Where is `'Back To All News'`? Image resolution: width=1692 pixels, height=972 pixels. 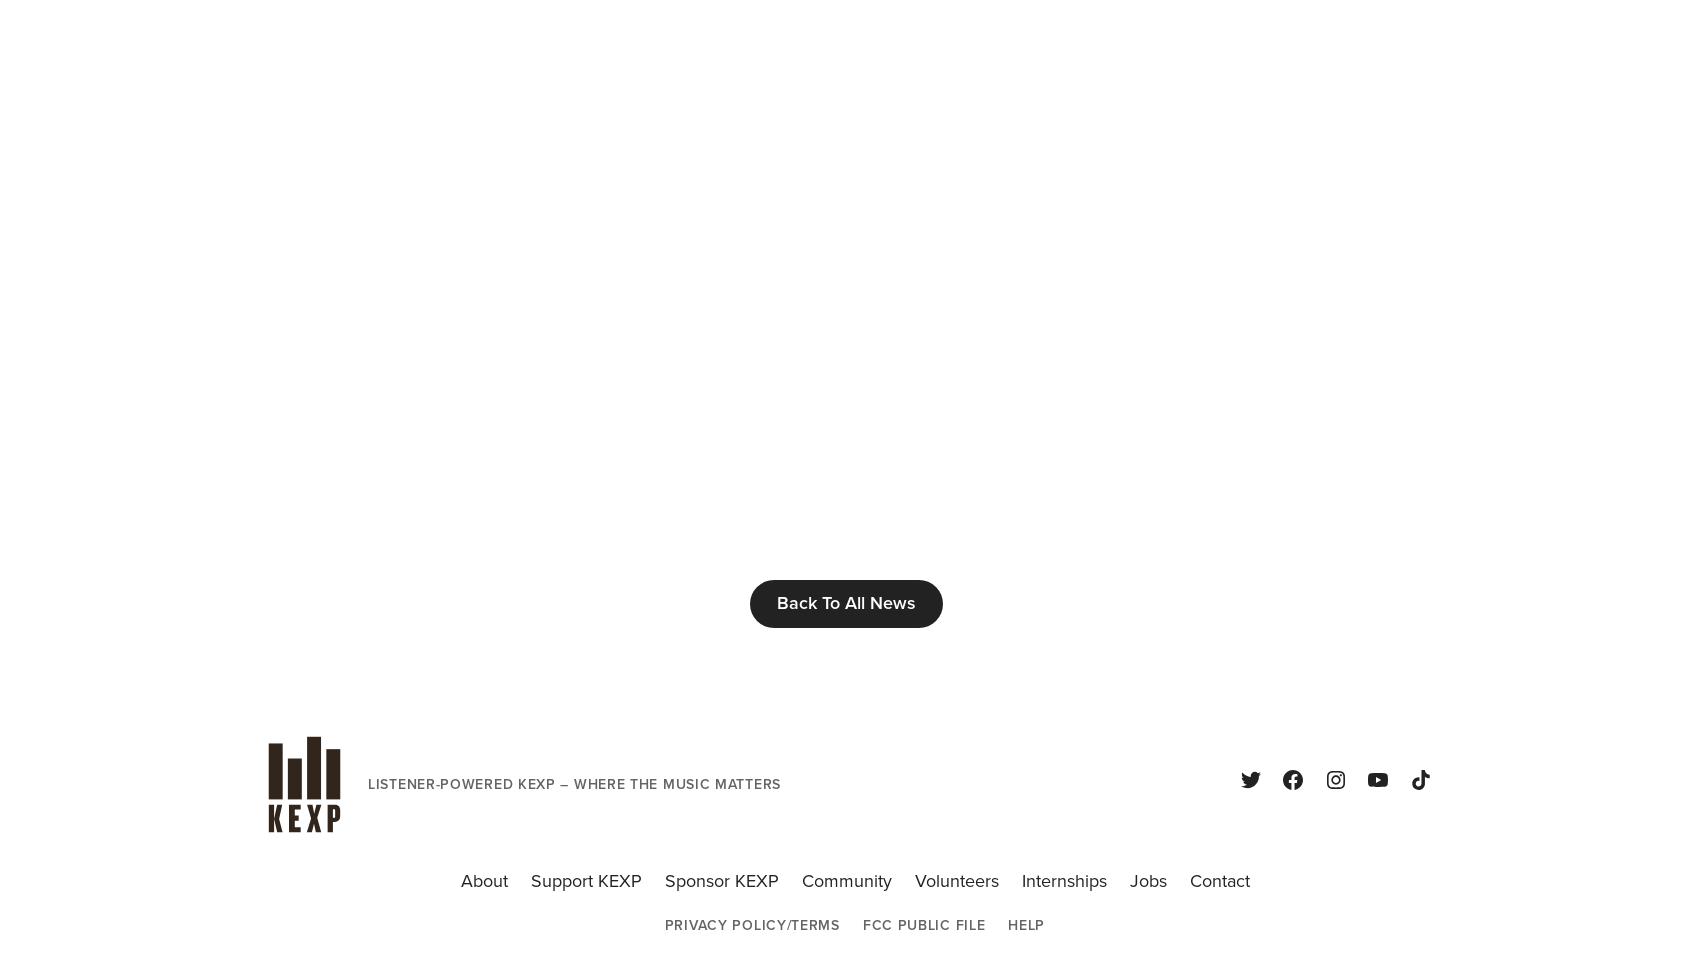 'Back To All News' is located at coordinates (845, 602).